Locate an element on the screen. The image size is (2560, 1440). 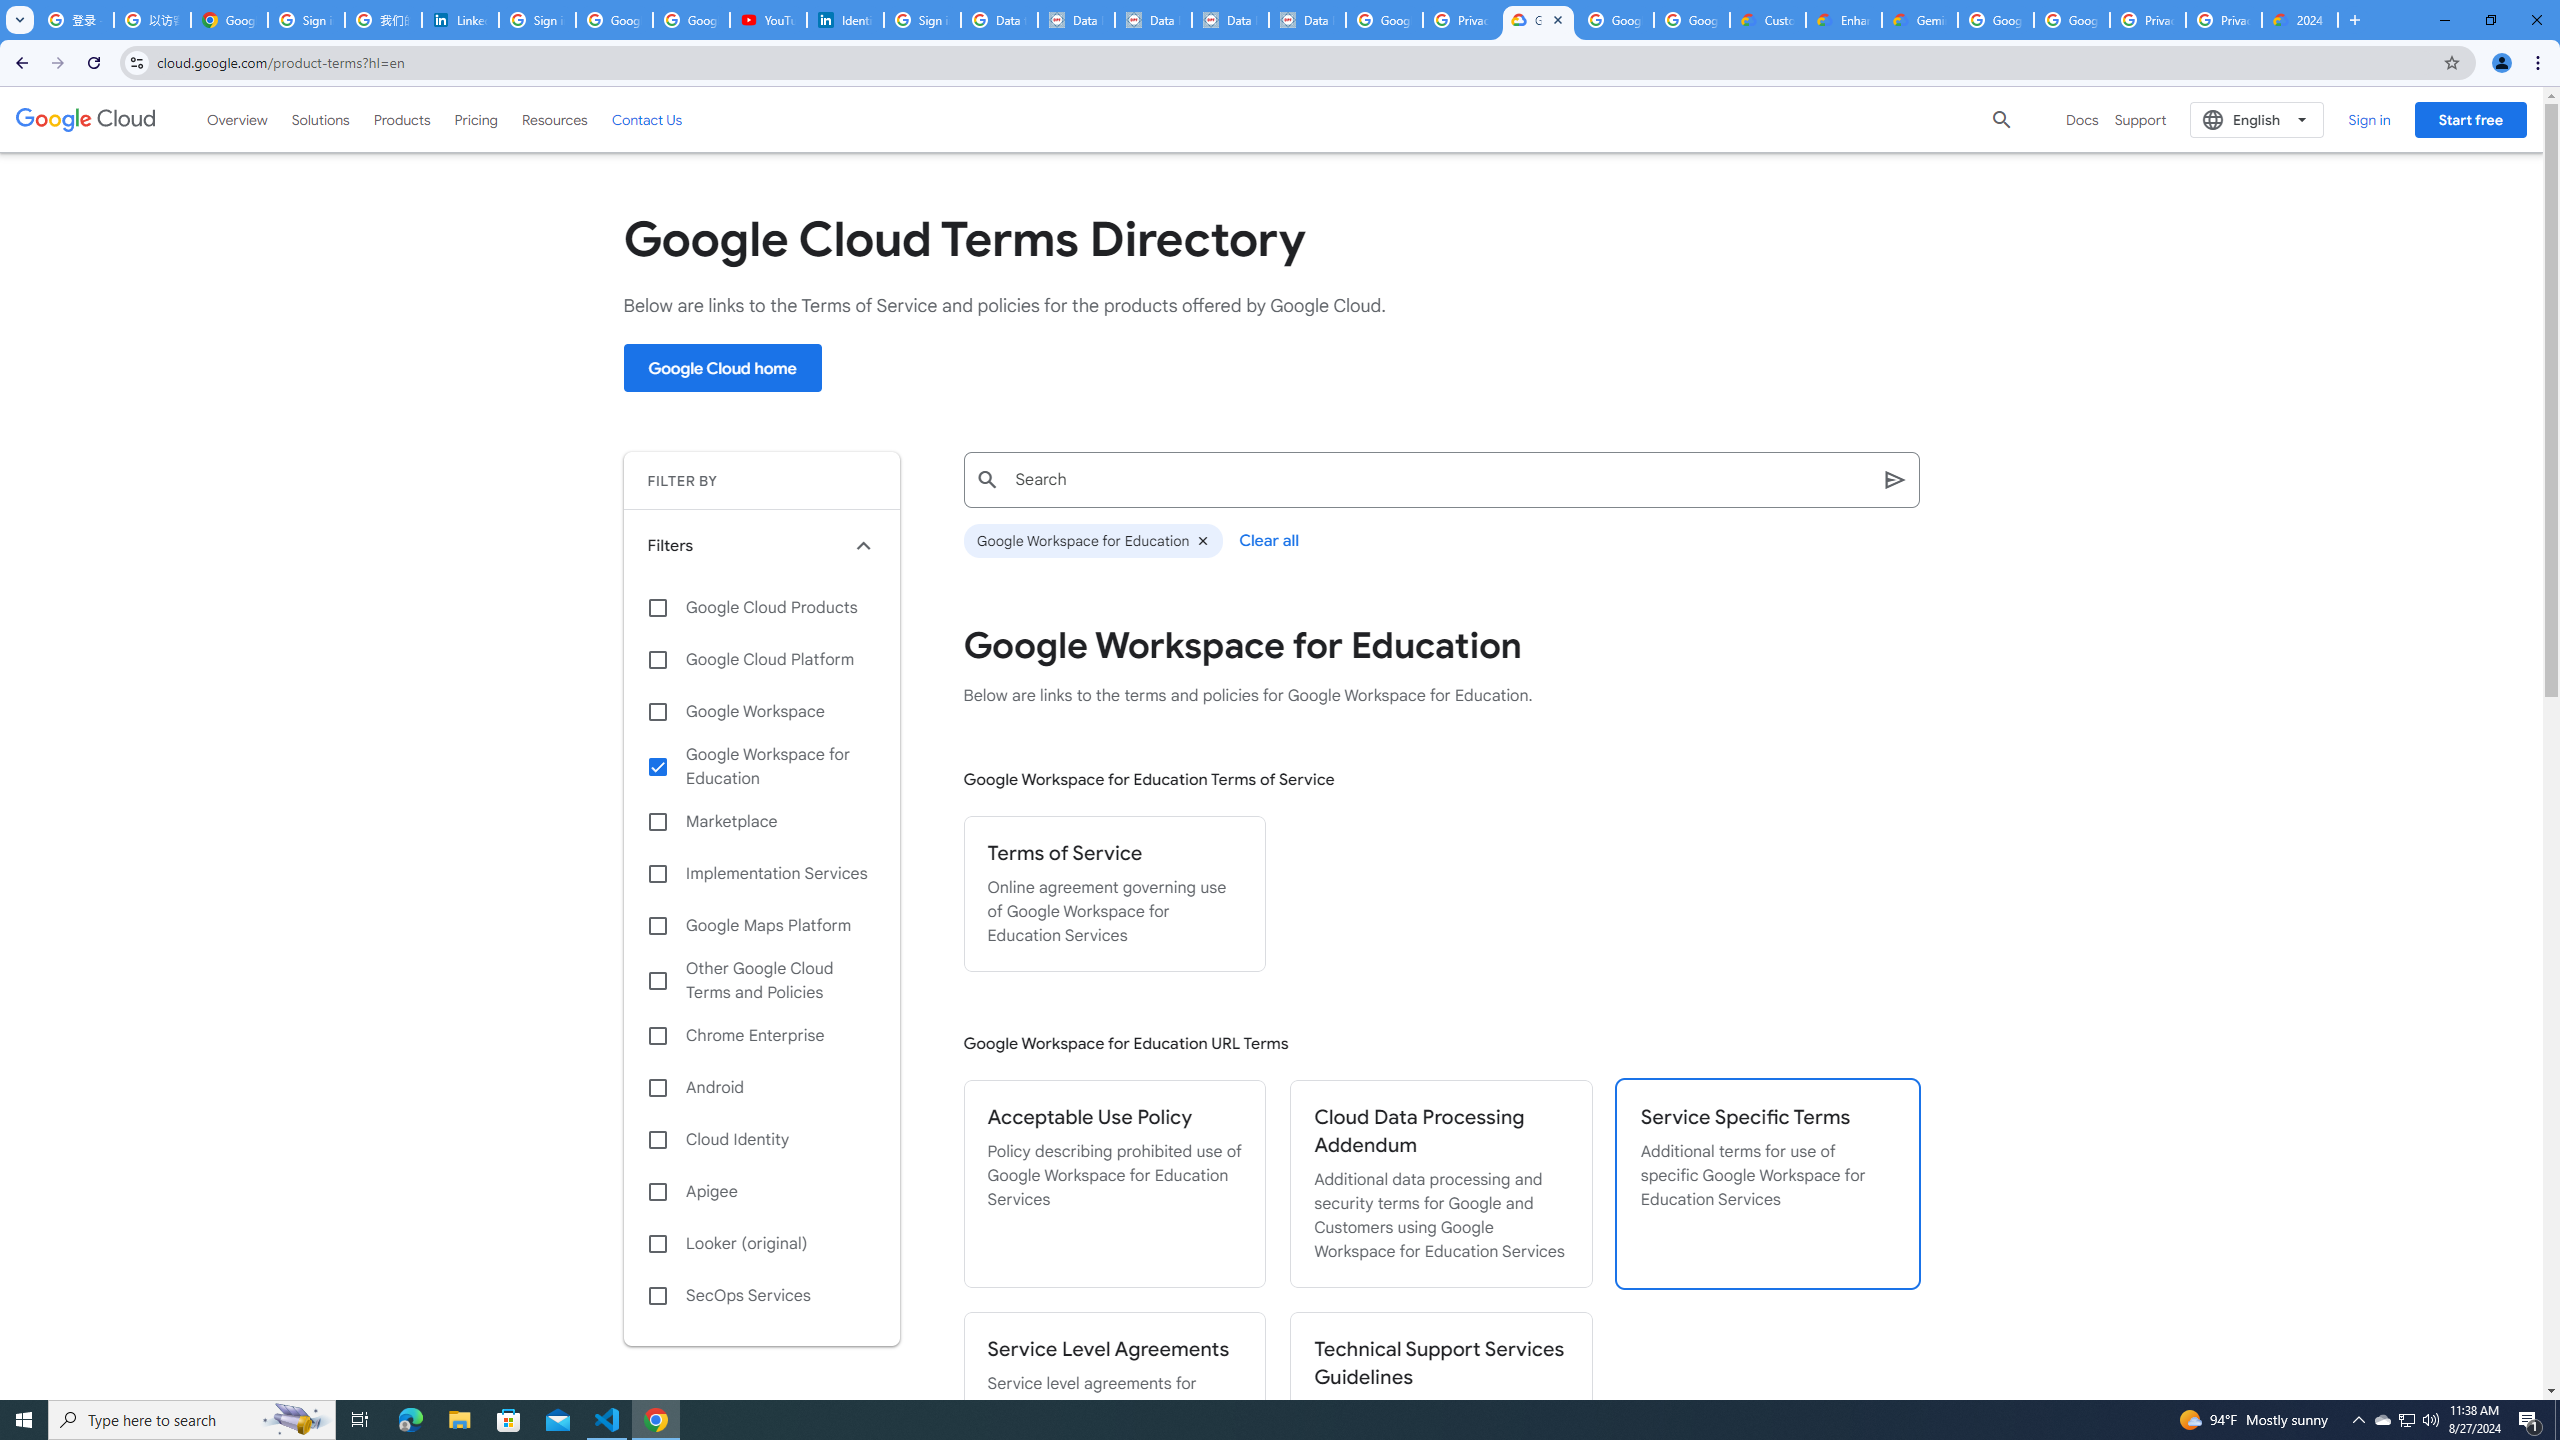
'Cloud Identity' is located at coordinates (761, 1140).